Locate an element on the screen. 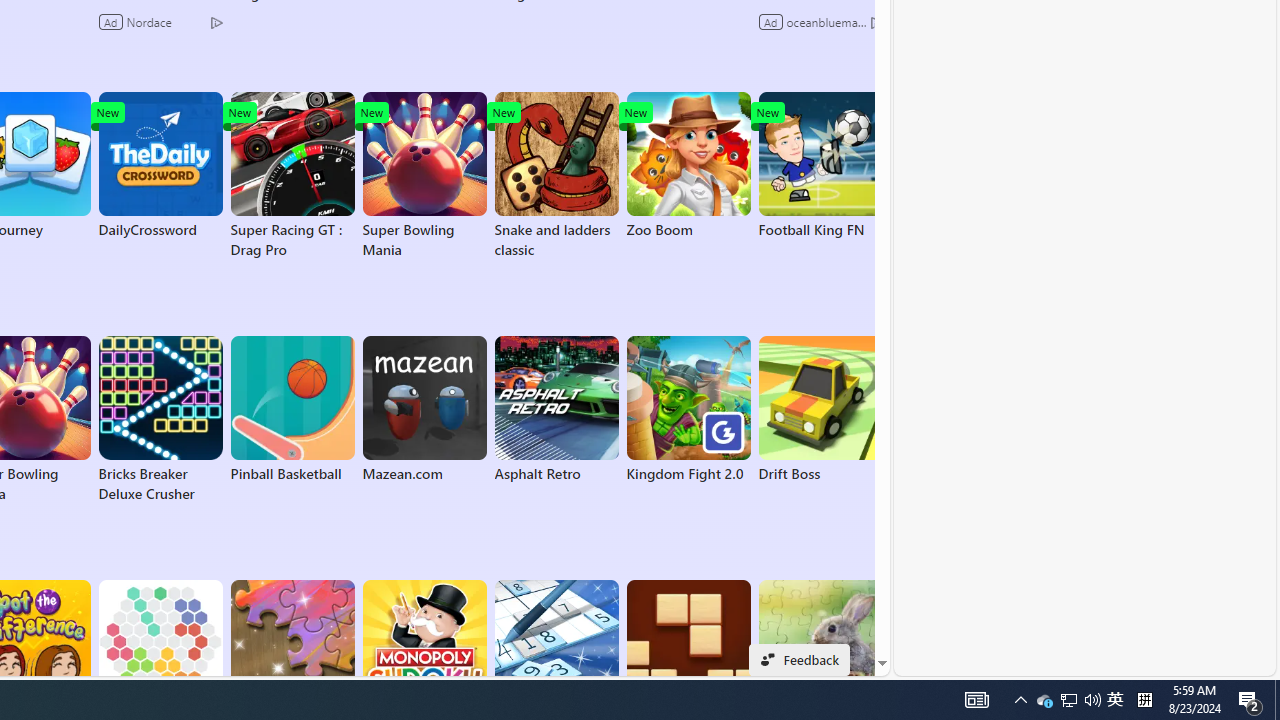  'Super Bowling Mania' is located at coordinates (423, 175).